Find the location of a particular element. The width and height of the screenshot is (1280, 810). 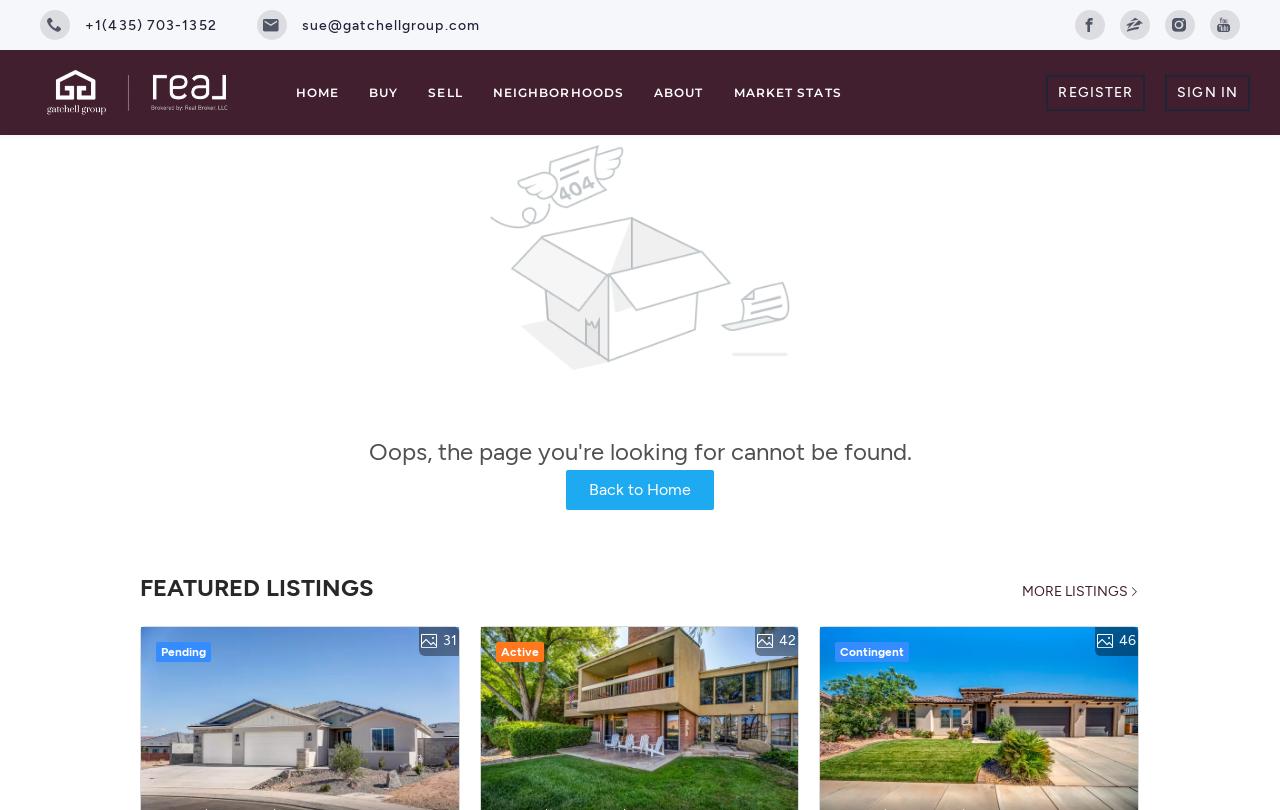

'Register' is located at coordinates (1094, 91).